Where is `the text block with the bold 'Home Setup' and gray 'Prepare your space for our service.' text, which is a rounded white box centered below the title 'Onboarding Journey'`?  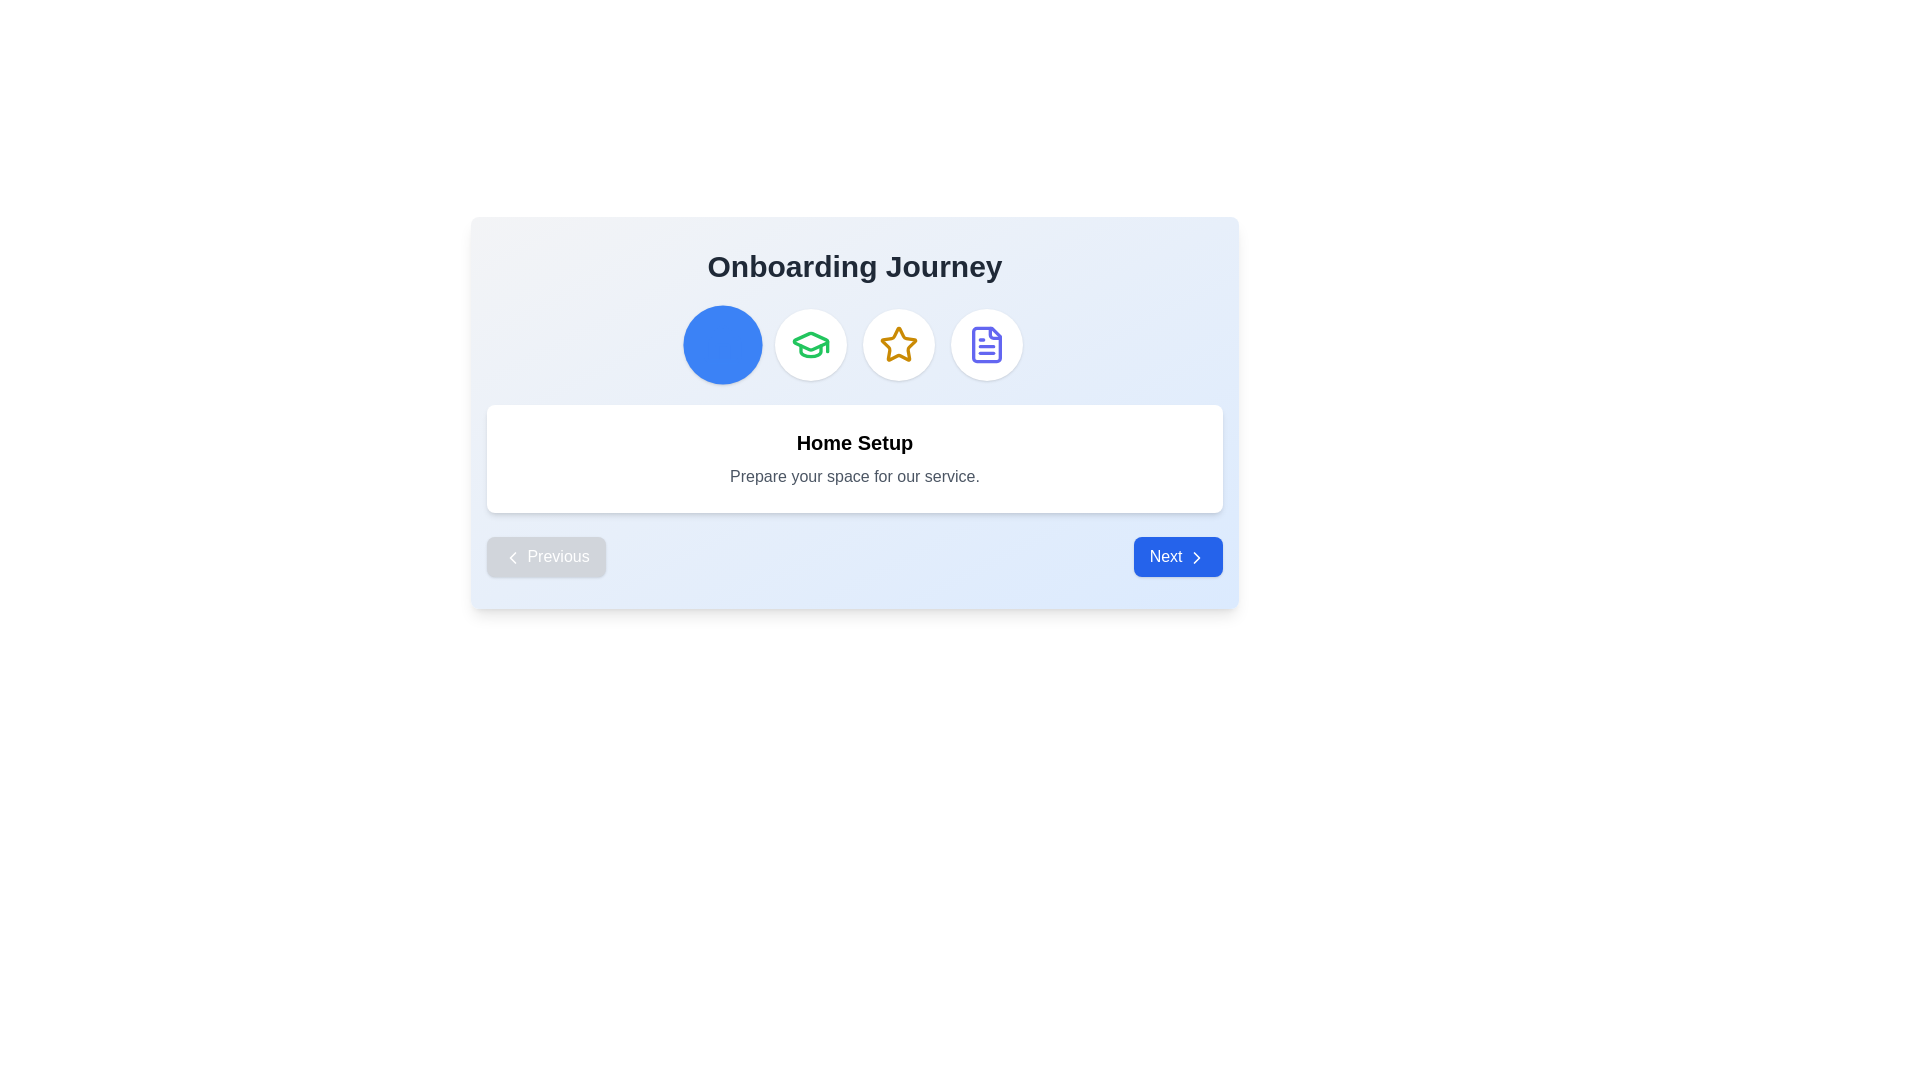
the text block with the bold 'Home Setup' and gray 'Prepare your space for our service.' text, which is a rounded white box centered below the title 'Onboarding Journey' is located at coordinates (854, 459).